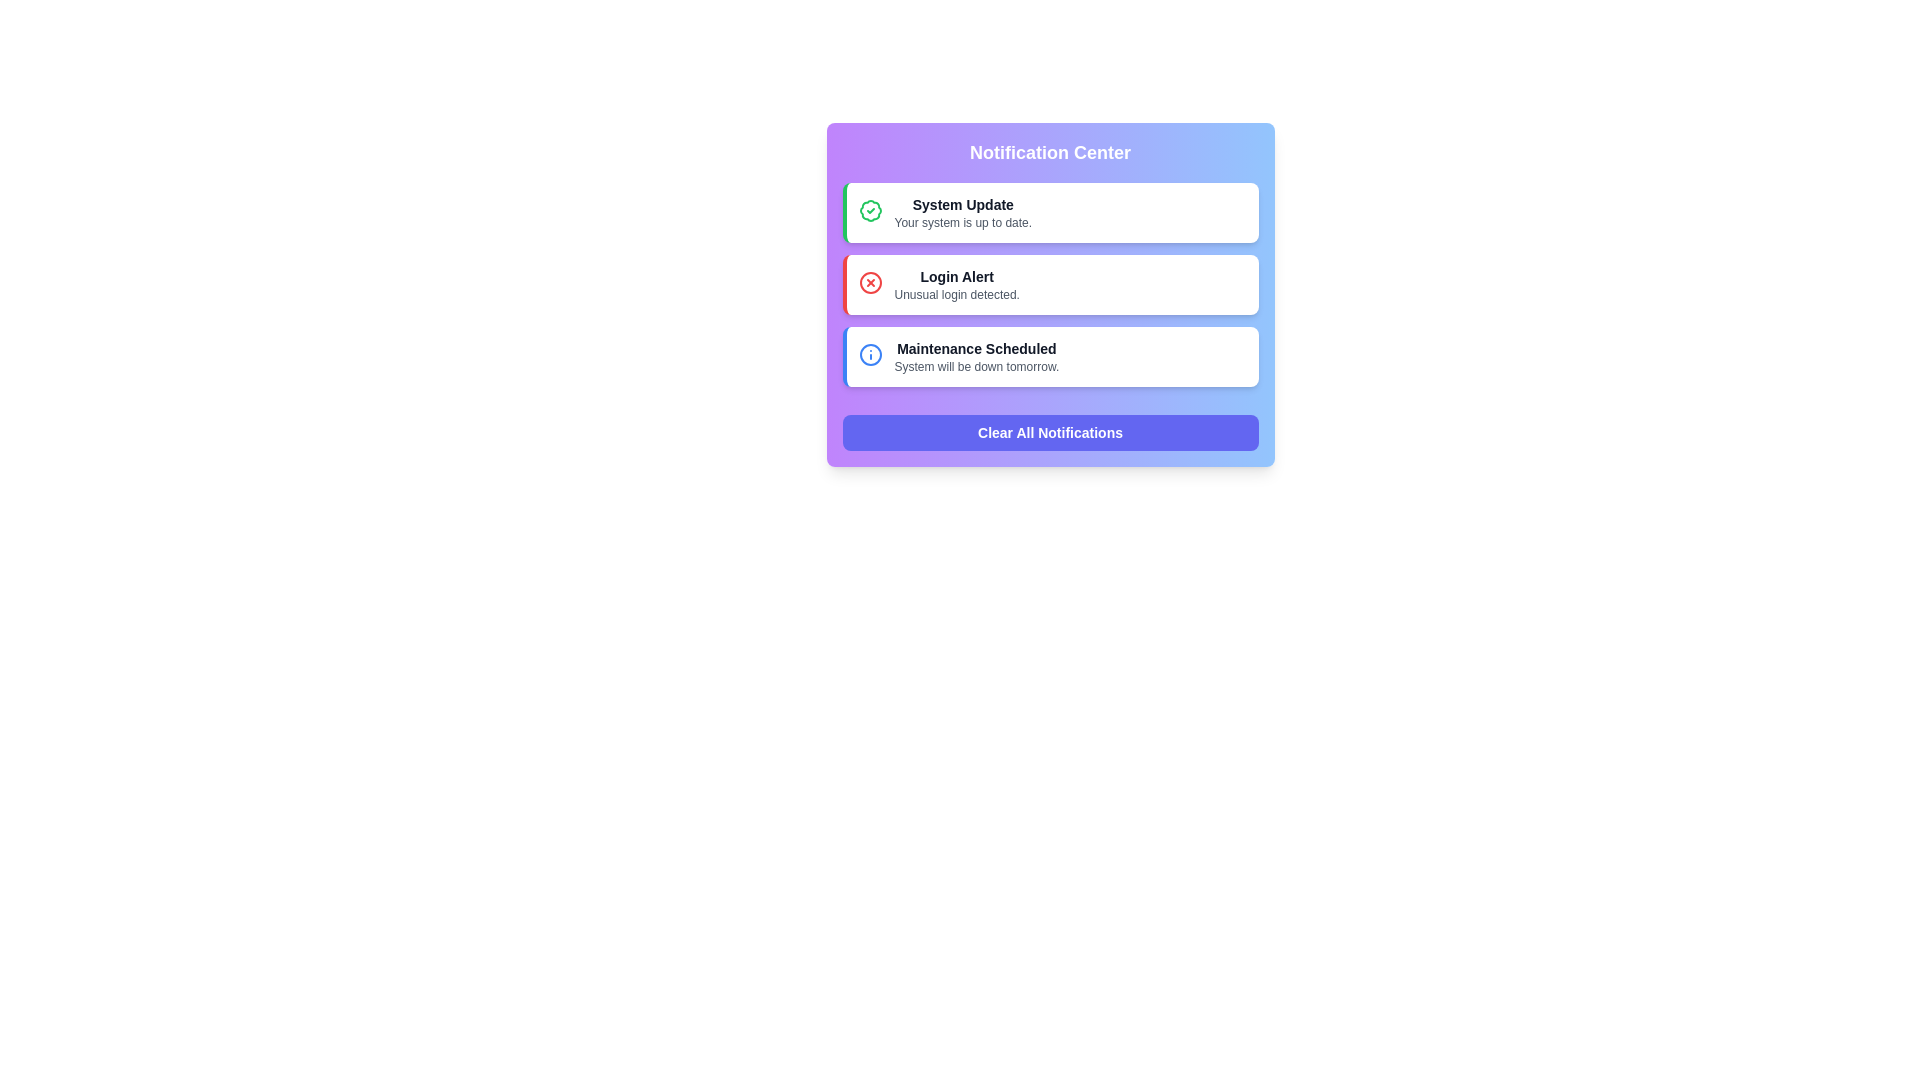 The height and width of the screenshot is (1080, 1920). What do you see at coordinates (976, 366) in the screenshot?
I see `the text element that reads 'System will be down tomorrow.' located below 'Maintenance Scheduled.'` at bounding box center [976, 366].